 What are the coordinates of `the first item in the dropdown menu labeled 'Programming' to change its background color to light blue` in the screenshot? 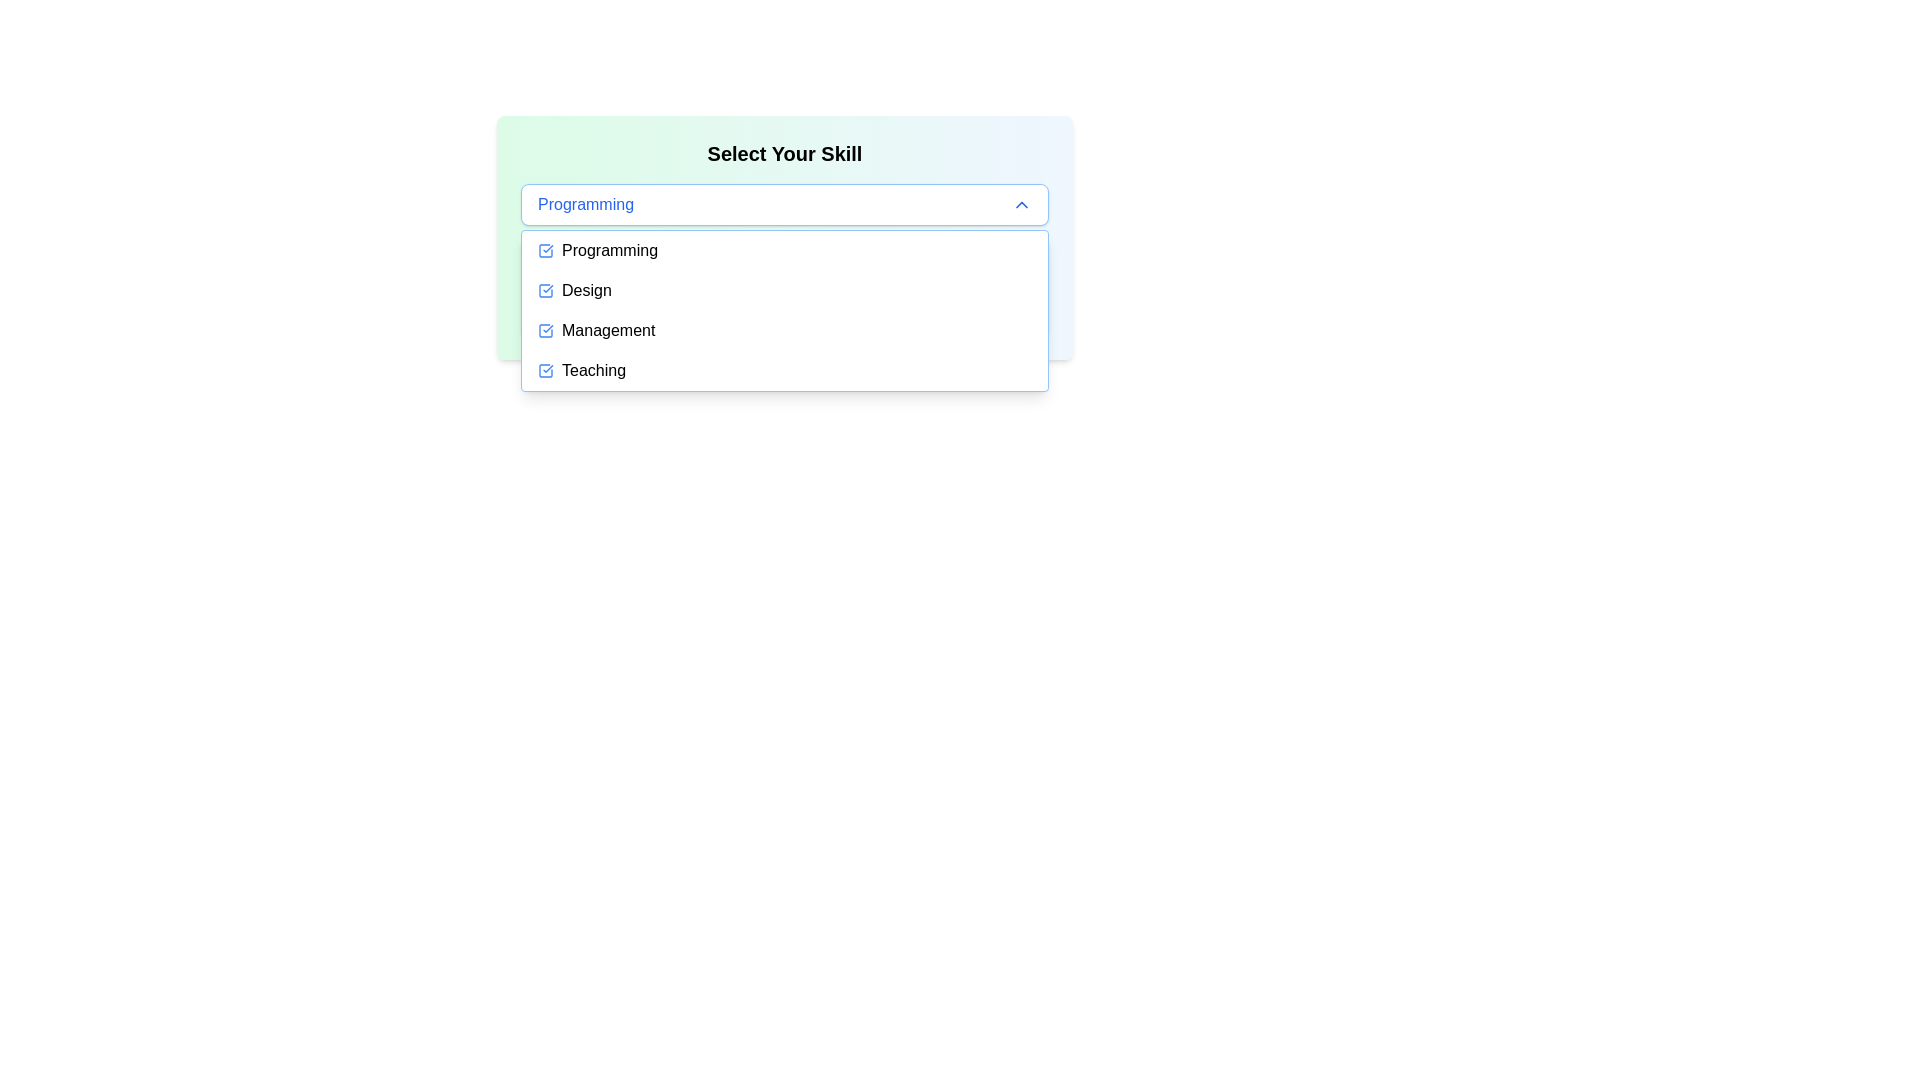 It's located at (784, 249).